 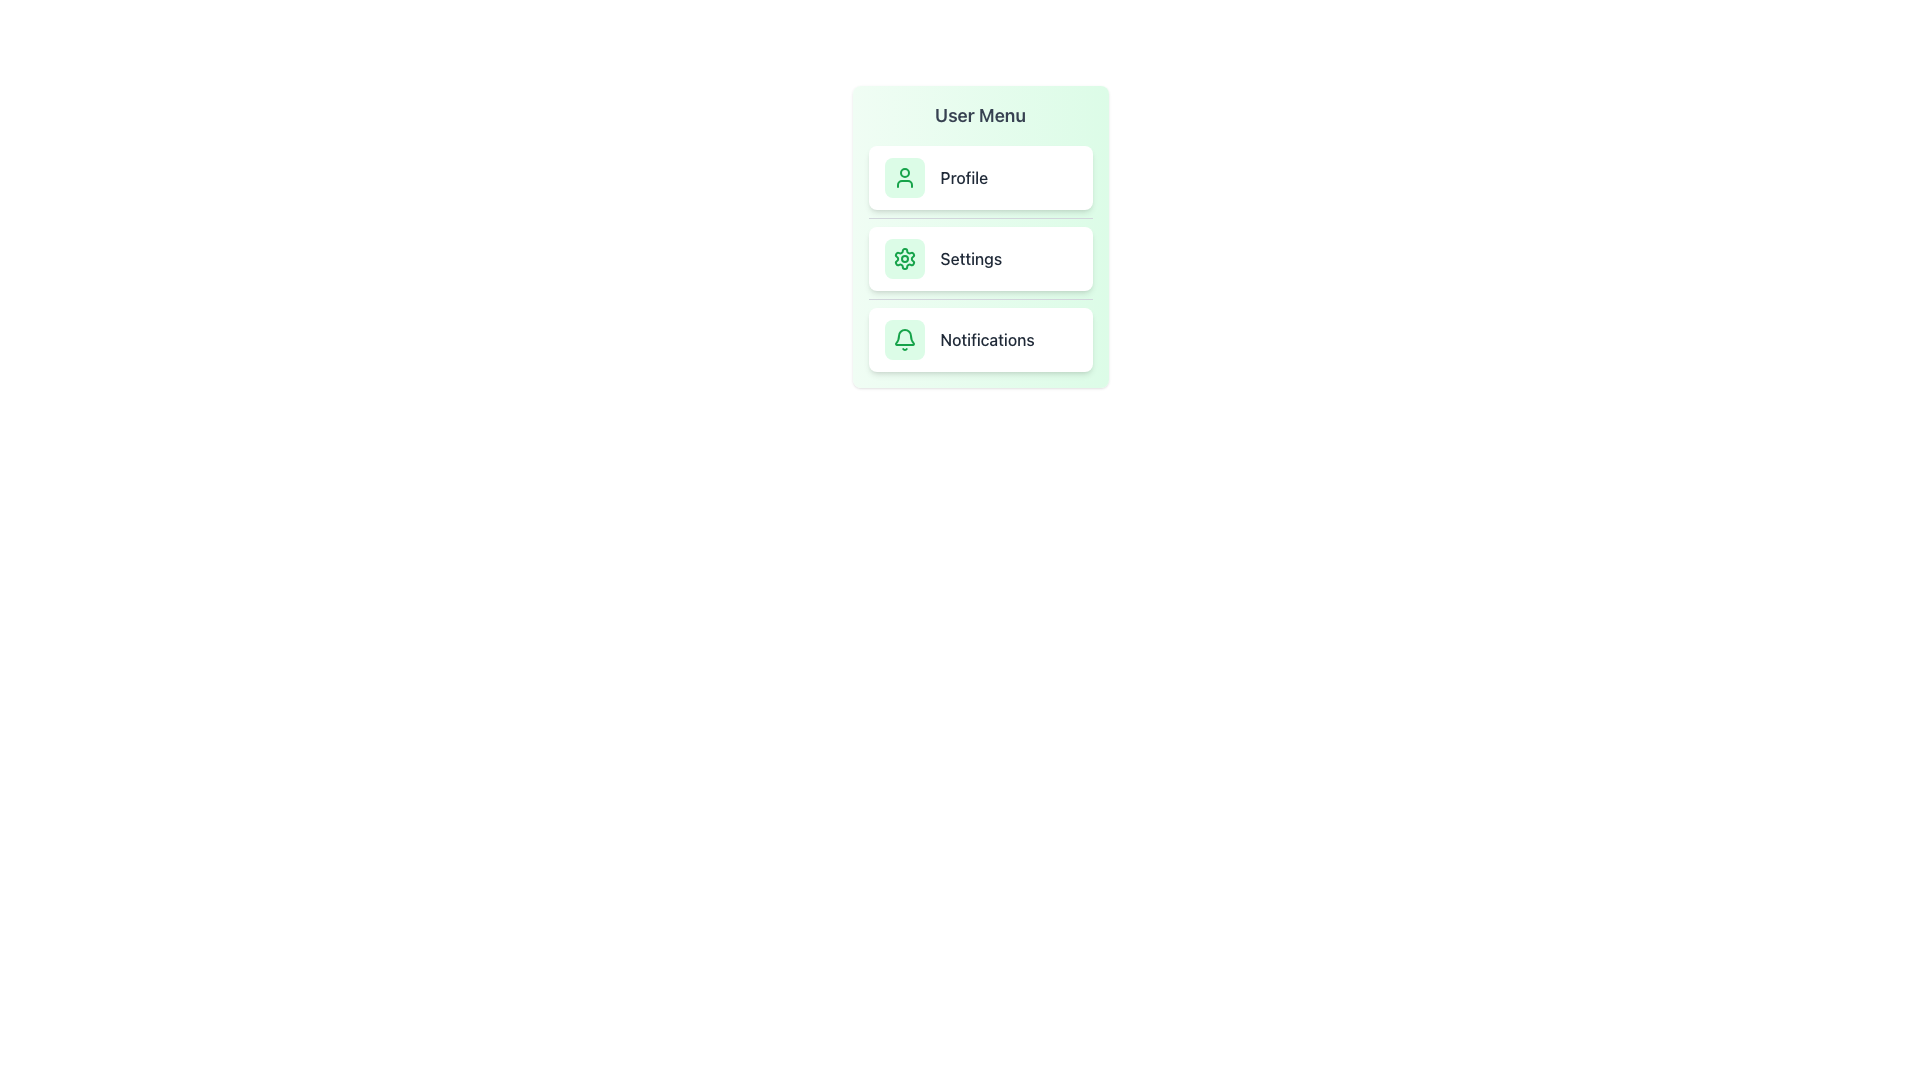 What do you see at coordinates (903, 338) in the screenshot?
I see `the bell icon in the 'Notifications' menu` at bounding box center [903, 338].